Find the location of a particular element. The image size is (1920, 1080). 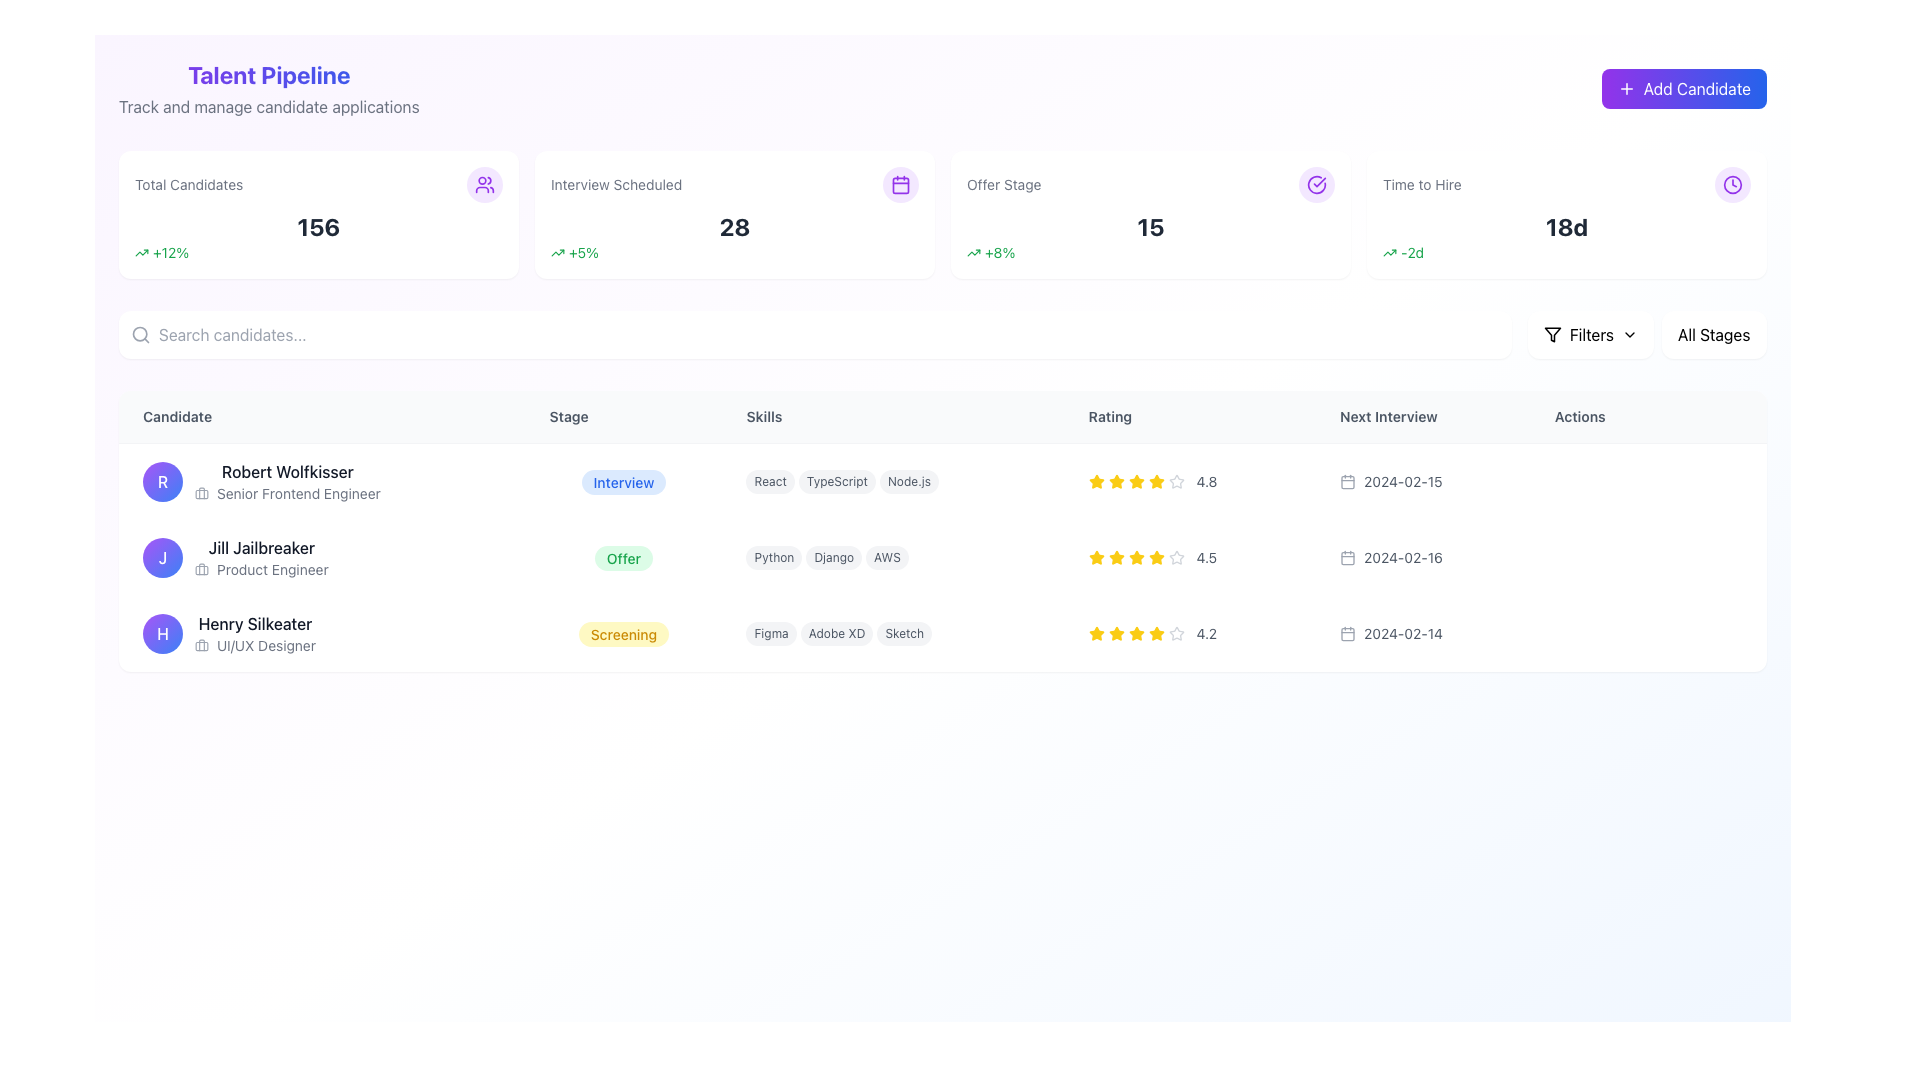

the 'AWS' skill badge label, which has a light gray background and medium gray text, located in the 'Skills' column of the second row in a table-like layout is located at coordinates (886, 558).